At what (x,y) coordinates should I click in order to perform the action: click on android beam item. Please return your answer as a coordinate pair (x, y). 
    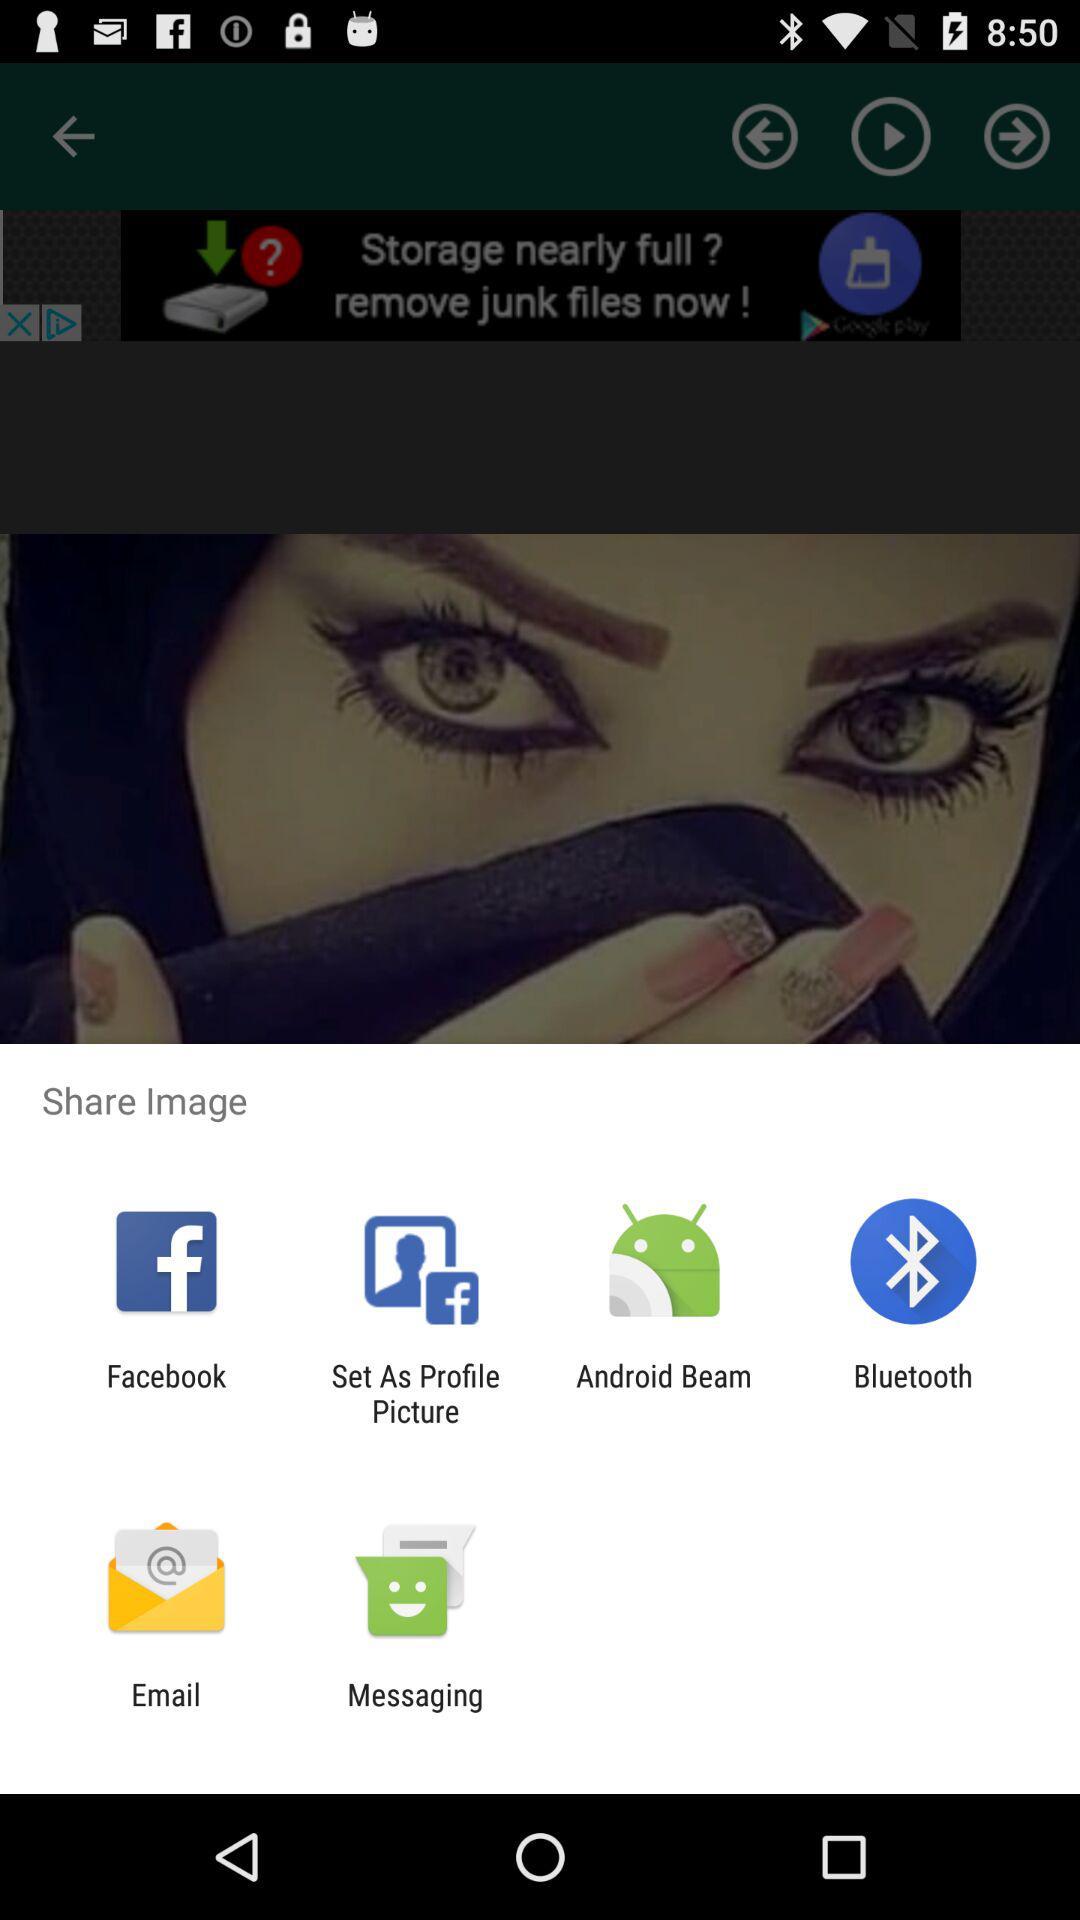
    Looking at the image, I should click on (664, 1392).